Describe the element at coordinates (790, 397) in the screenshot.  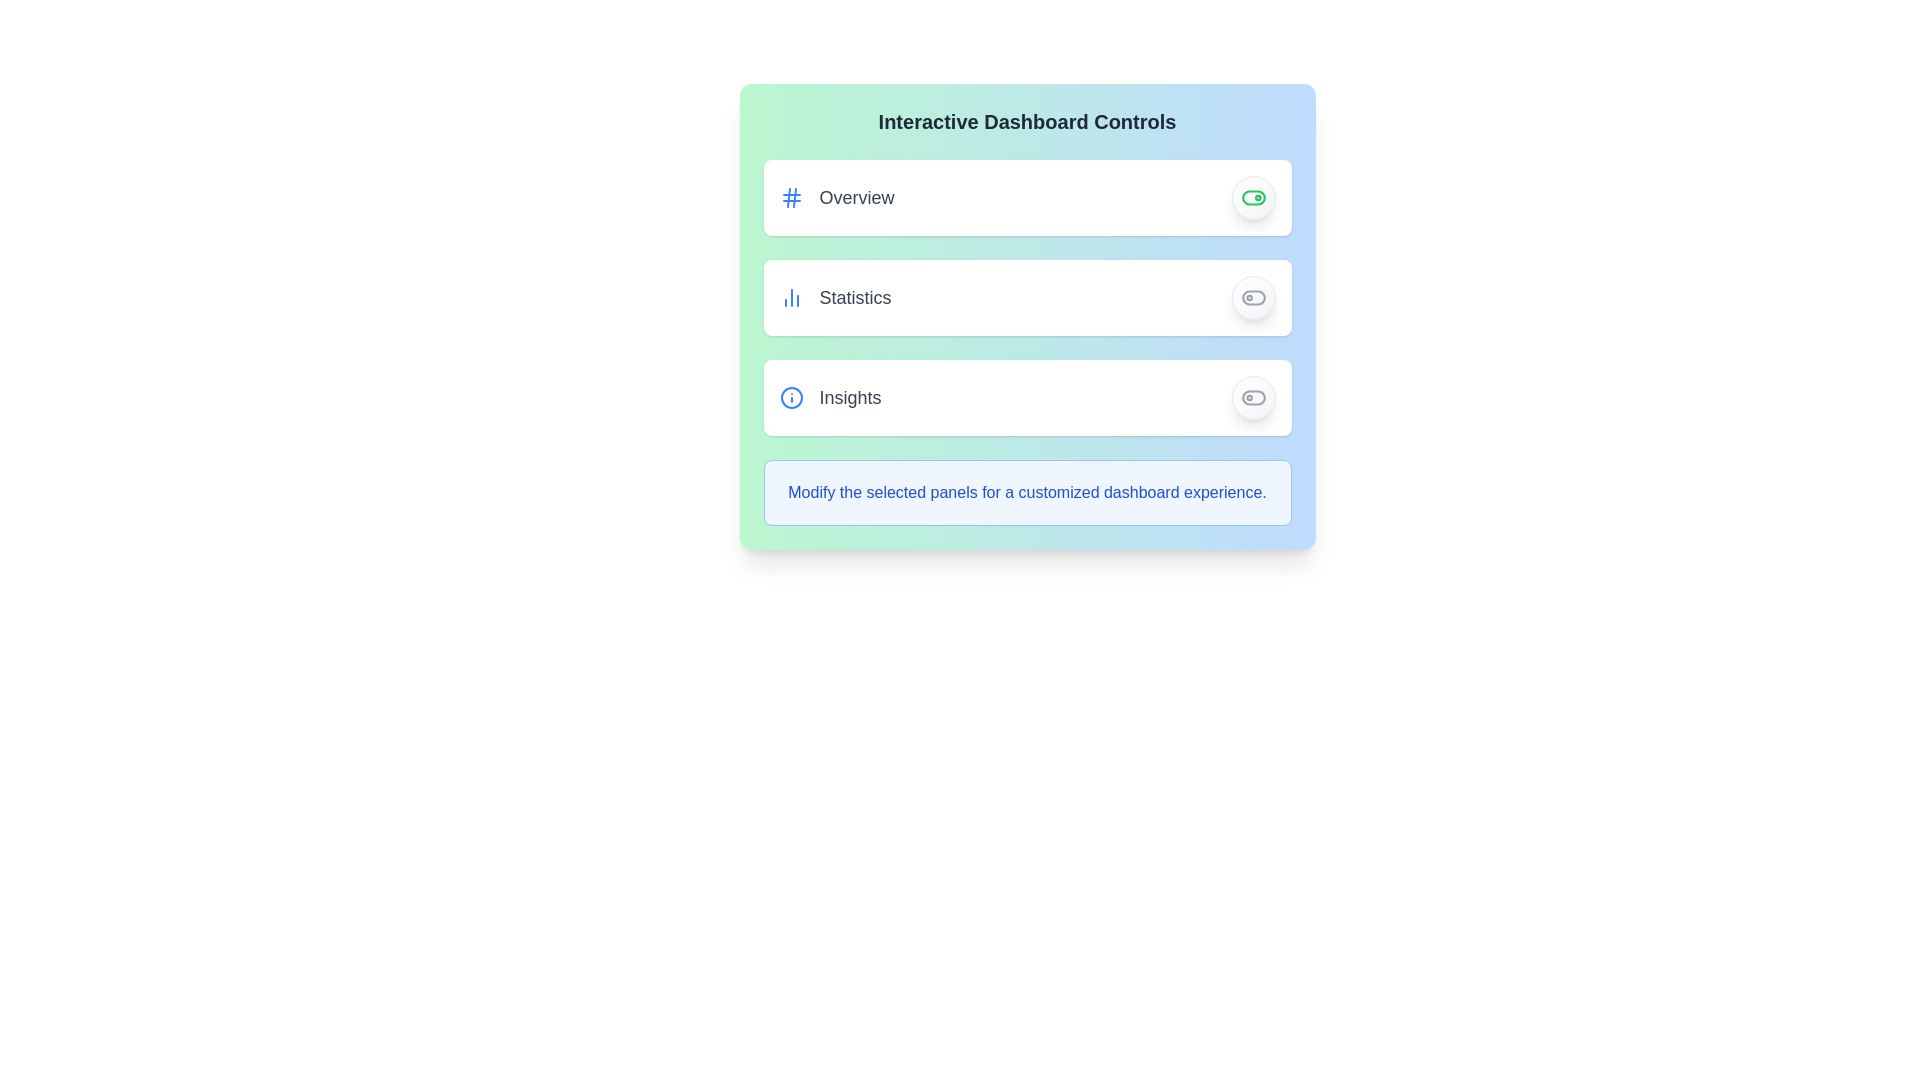
I see `the outlined circular icon with a blue border located in the 'Insights' section, to the left of the 'Insights' text` at that location.